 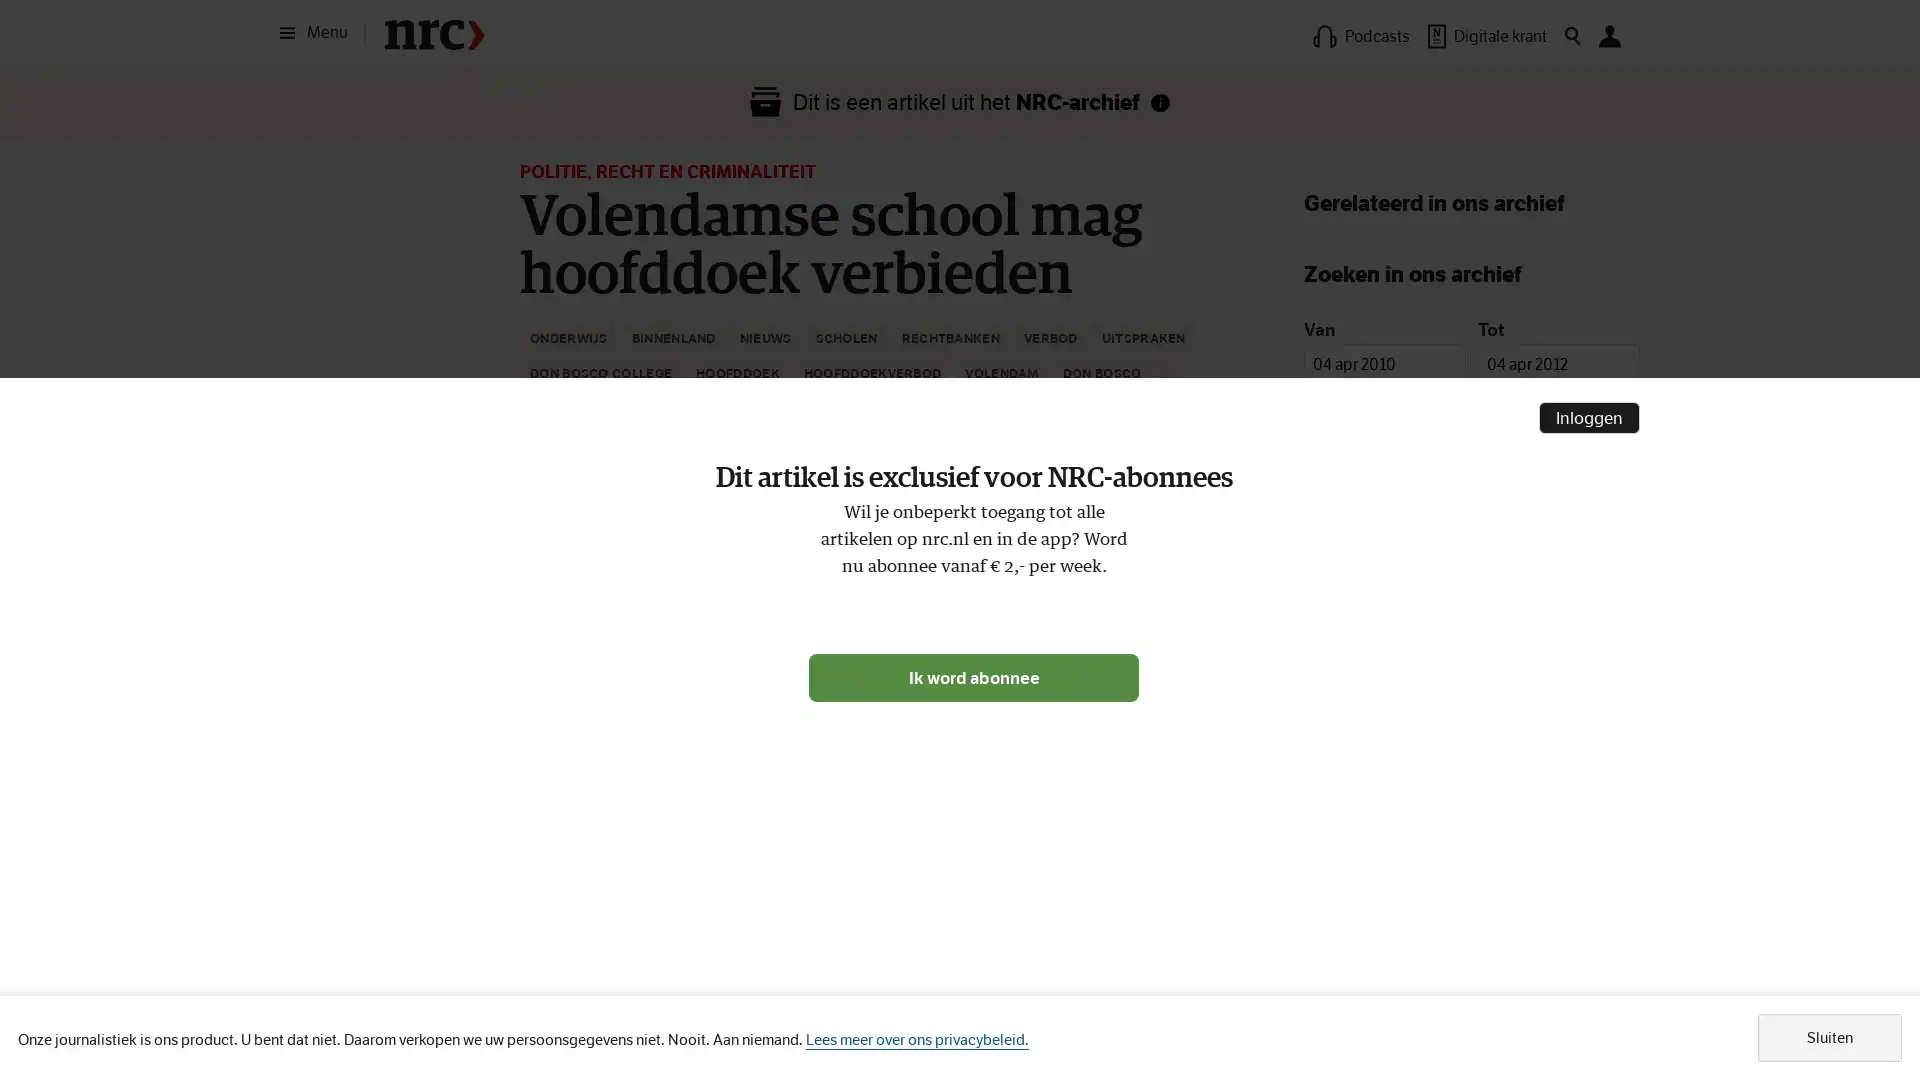 I want to click on ..., so click(x=1166, y=374).